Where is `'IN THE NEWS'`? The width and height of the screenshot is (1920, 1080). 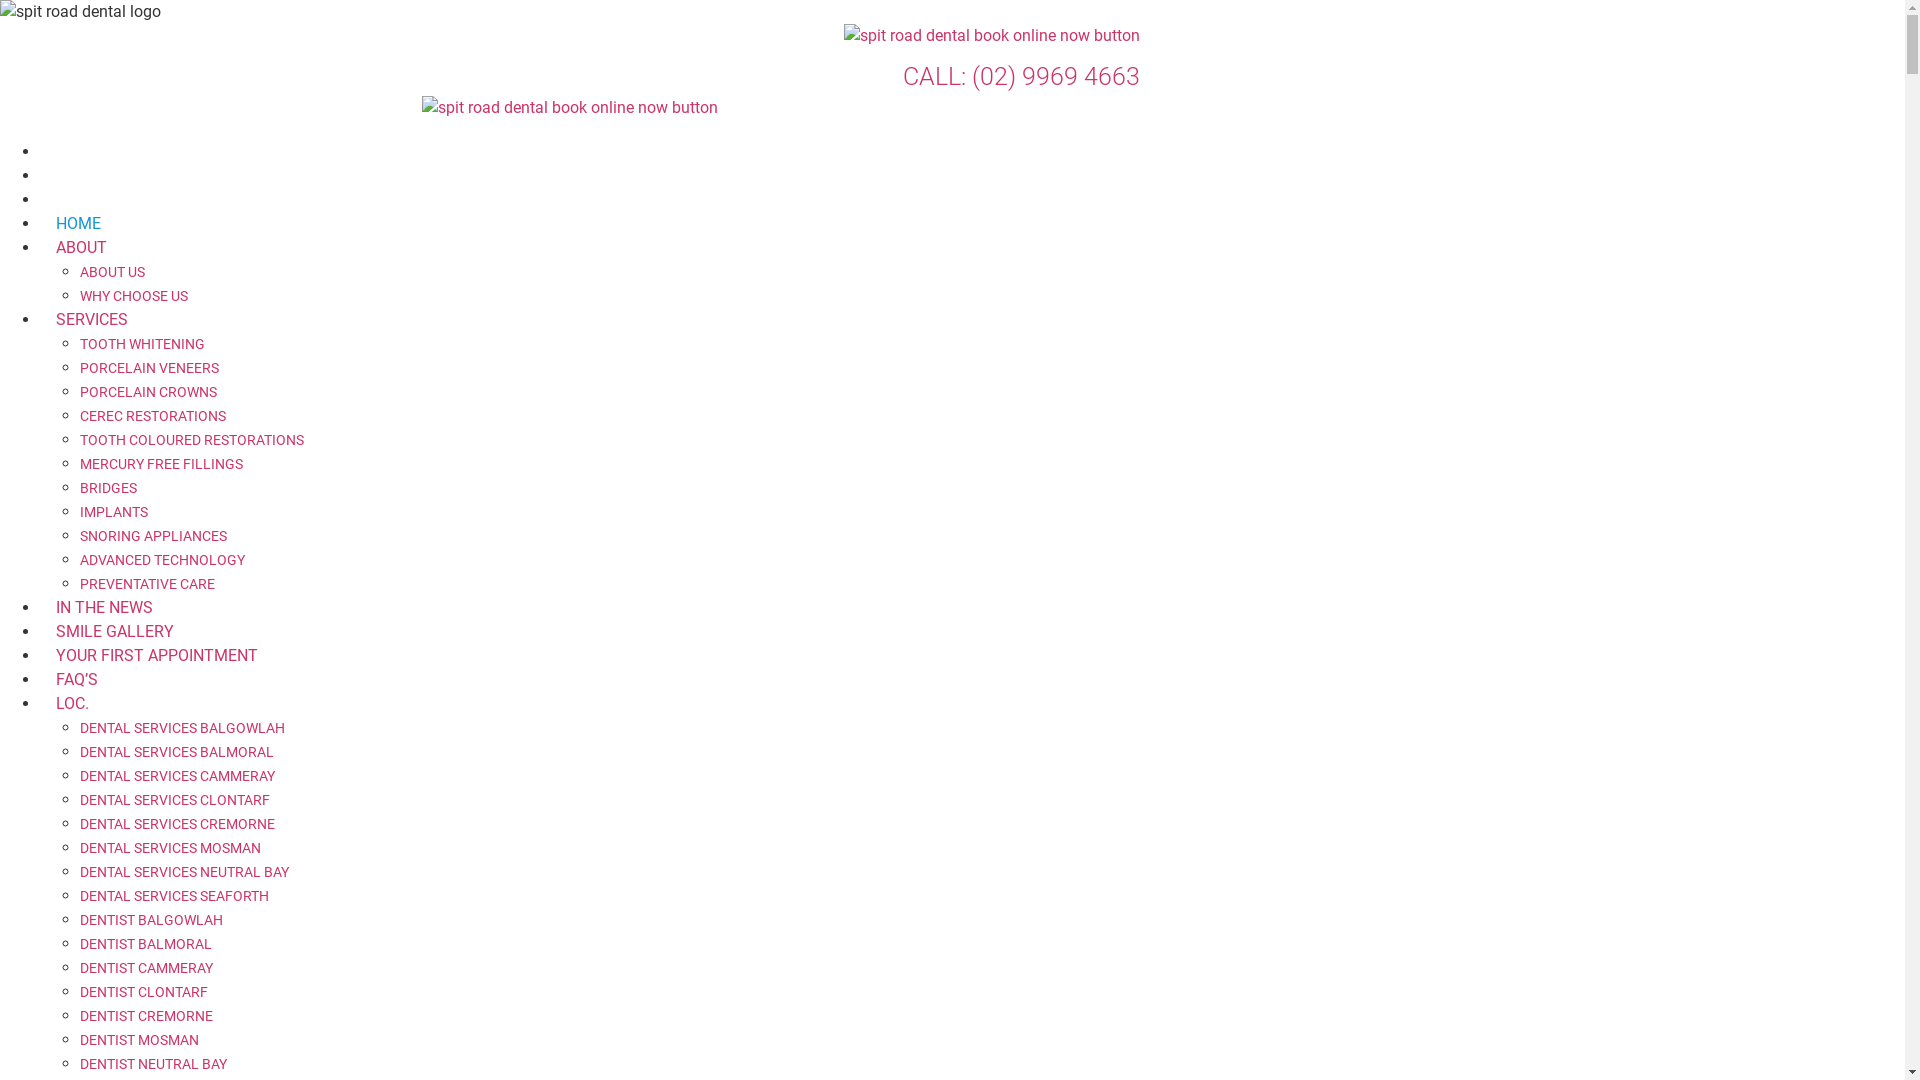
'IN THE NEWS' is located at coordinates (103, 606).